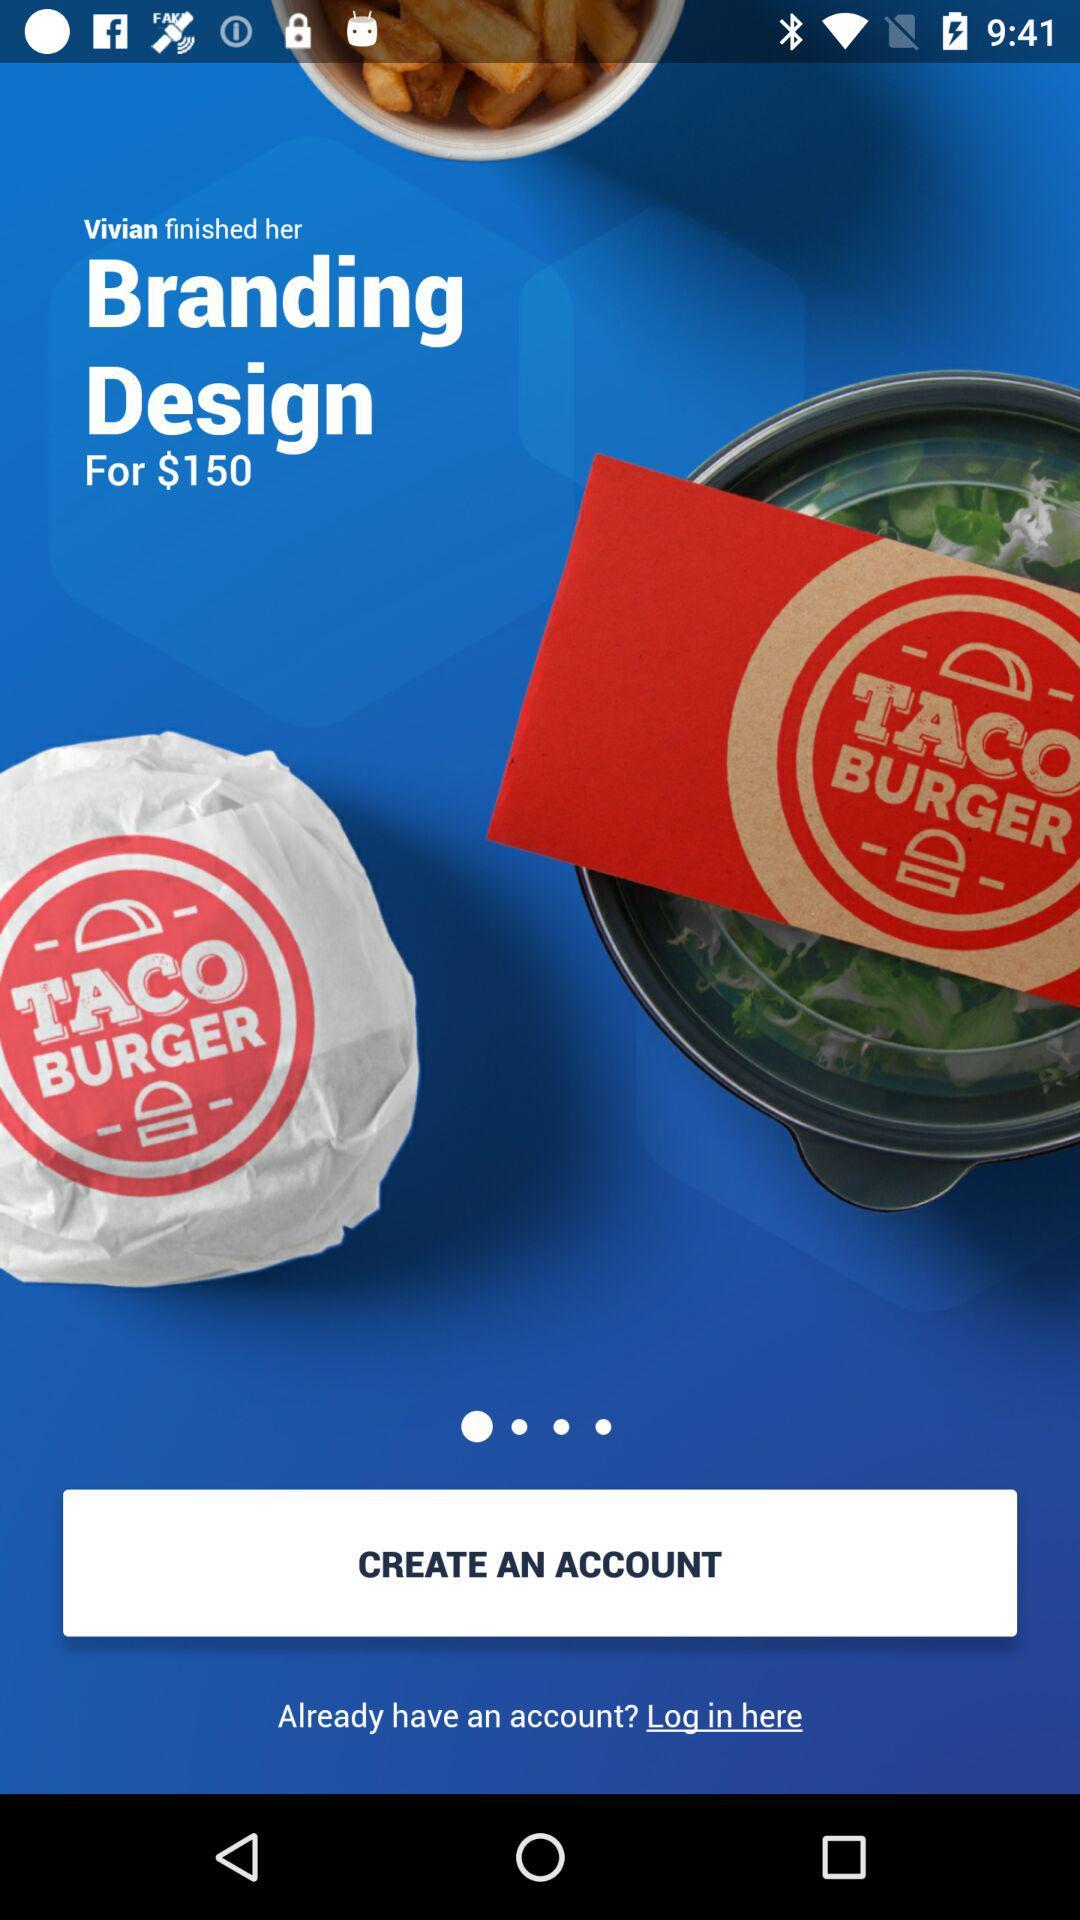 The image size is (1080, 1920). I want to click on the item below create an account item, so click(540, 1714).